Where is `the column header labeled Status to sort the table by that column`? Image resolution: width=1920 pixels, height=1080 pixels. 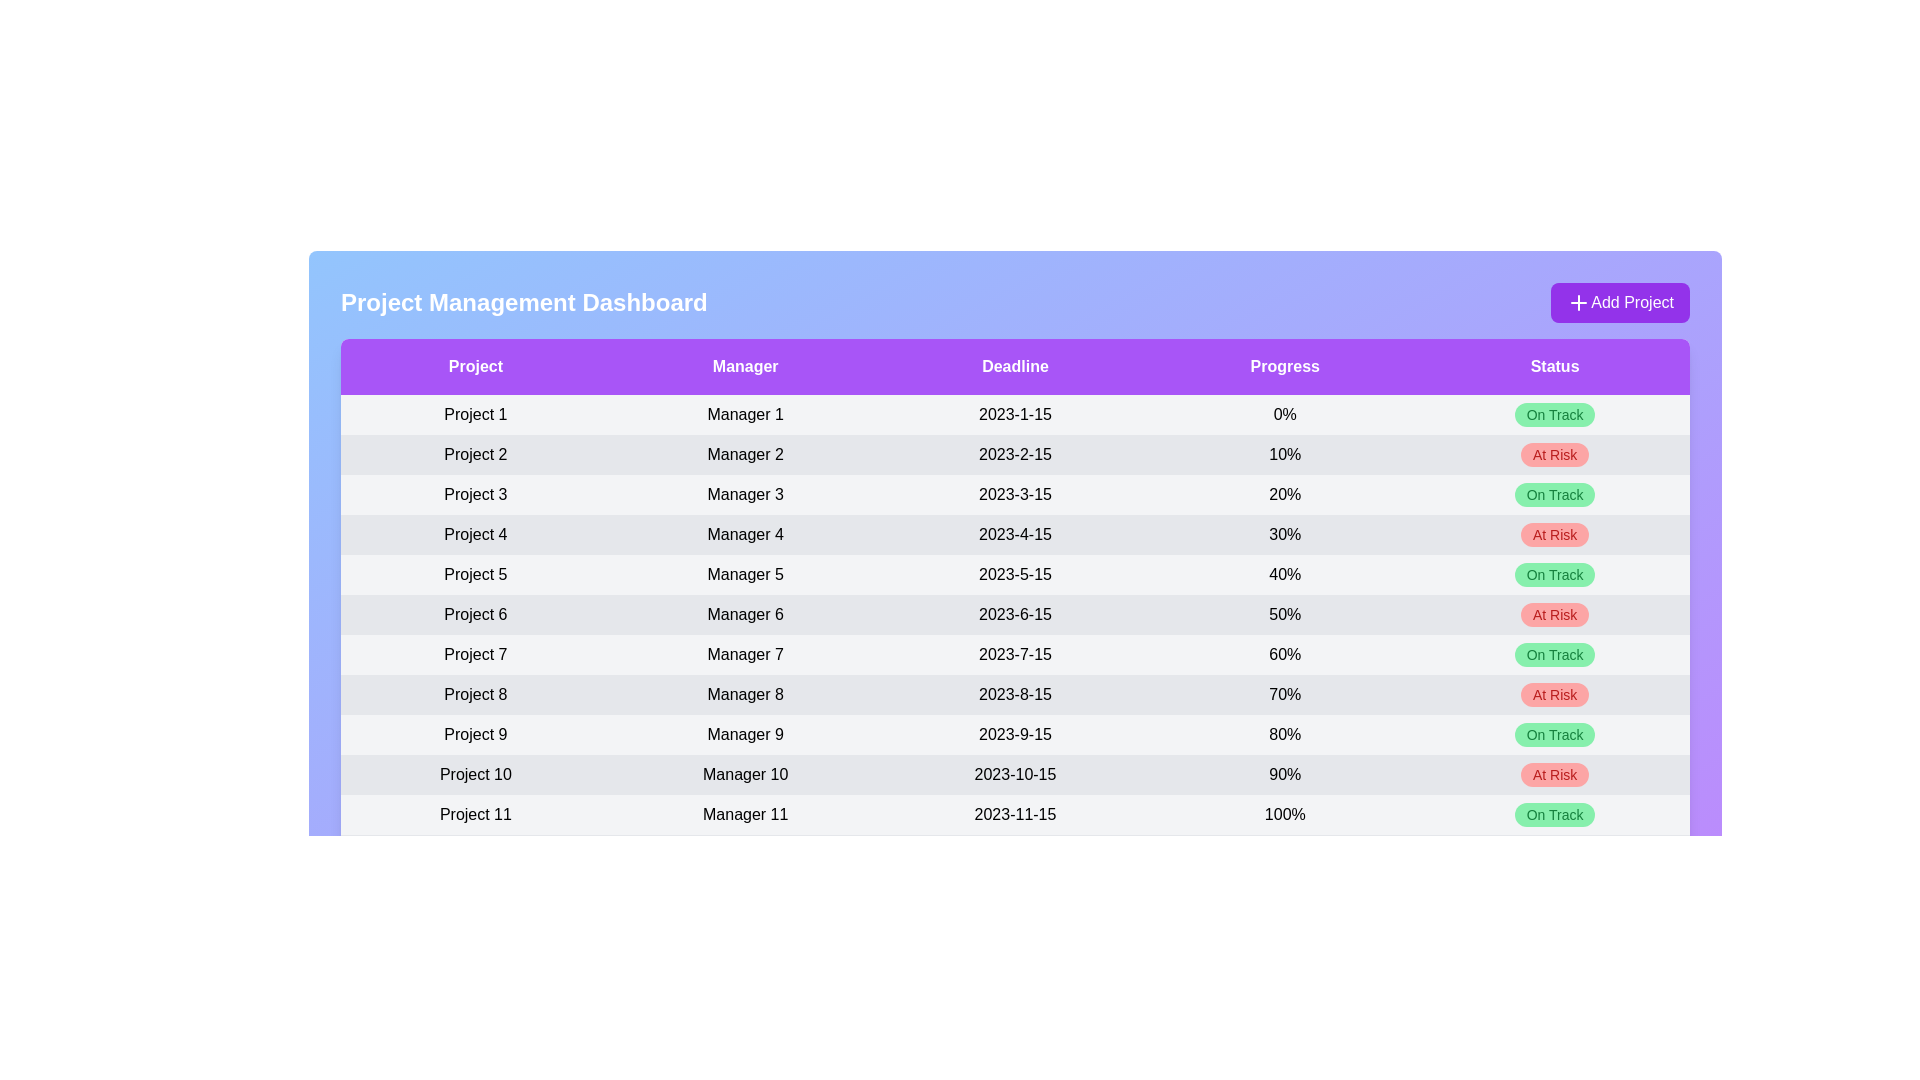 the column header labeled Status to sort the table by that column is located at coordinates (1554, 366).